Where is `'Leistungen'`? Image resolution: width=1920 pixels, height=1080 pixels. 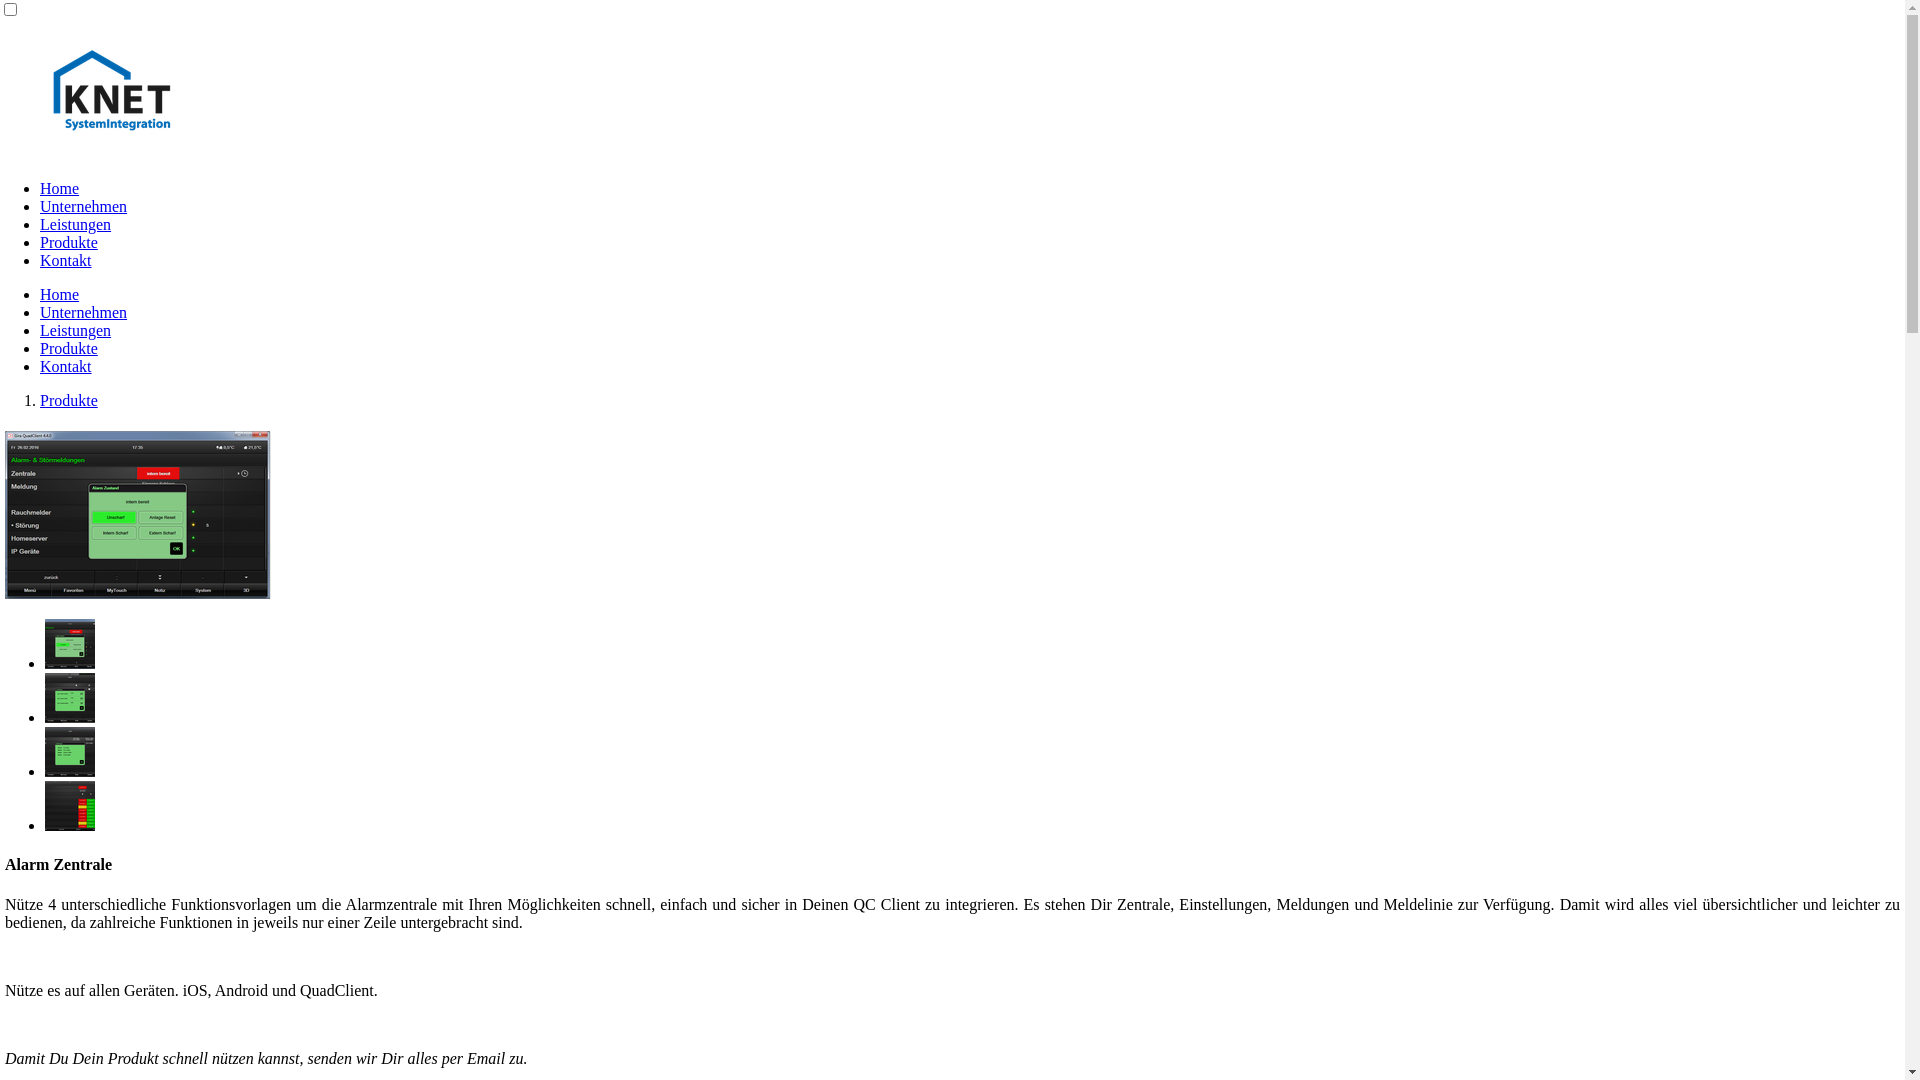 'Leistungen' is located at coordinates (39, 224).